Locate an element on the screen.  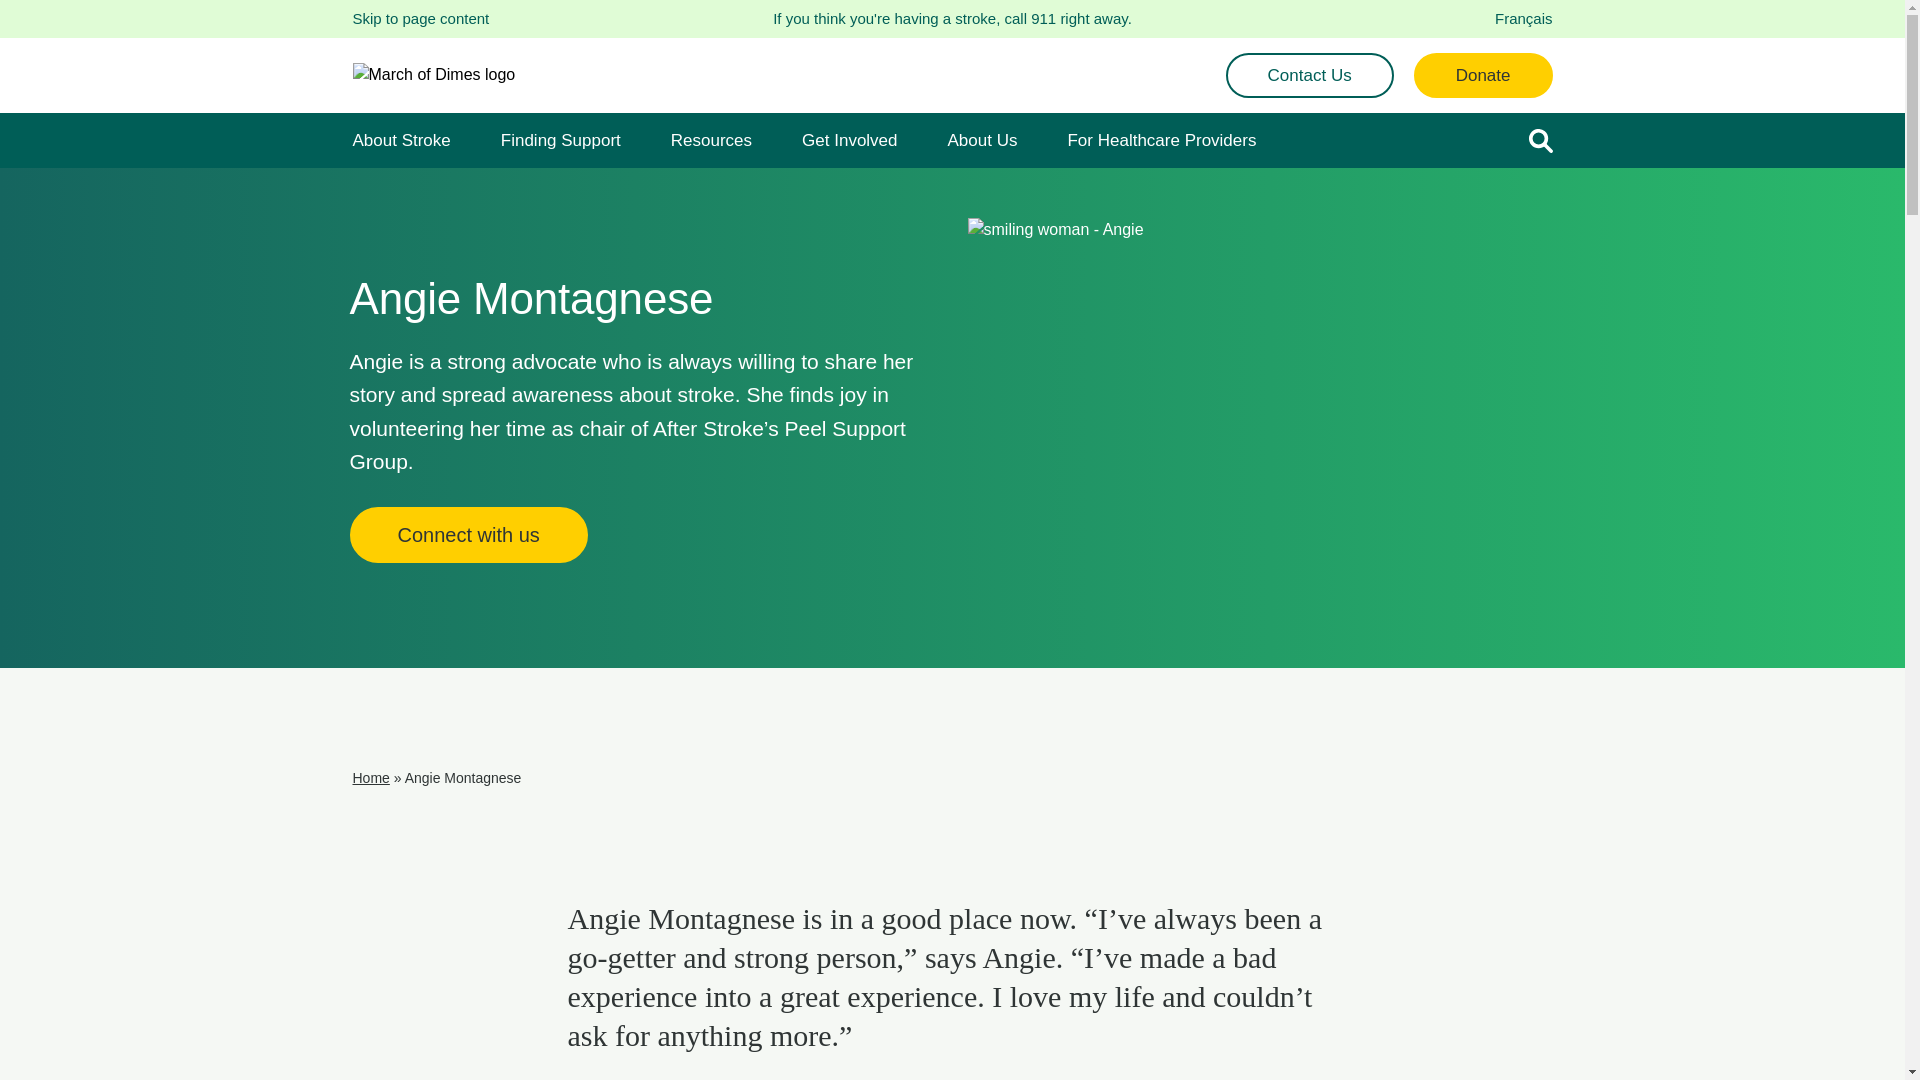
'For Healthcare Providers' is located at coordinates (1065, 139).